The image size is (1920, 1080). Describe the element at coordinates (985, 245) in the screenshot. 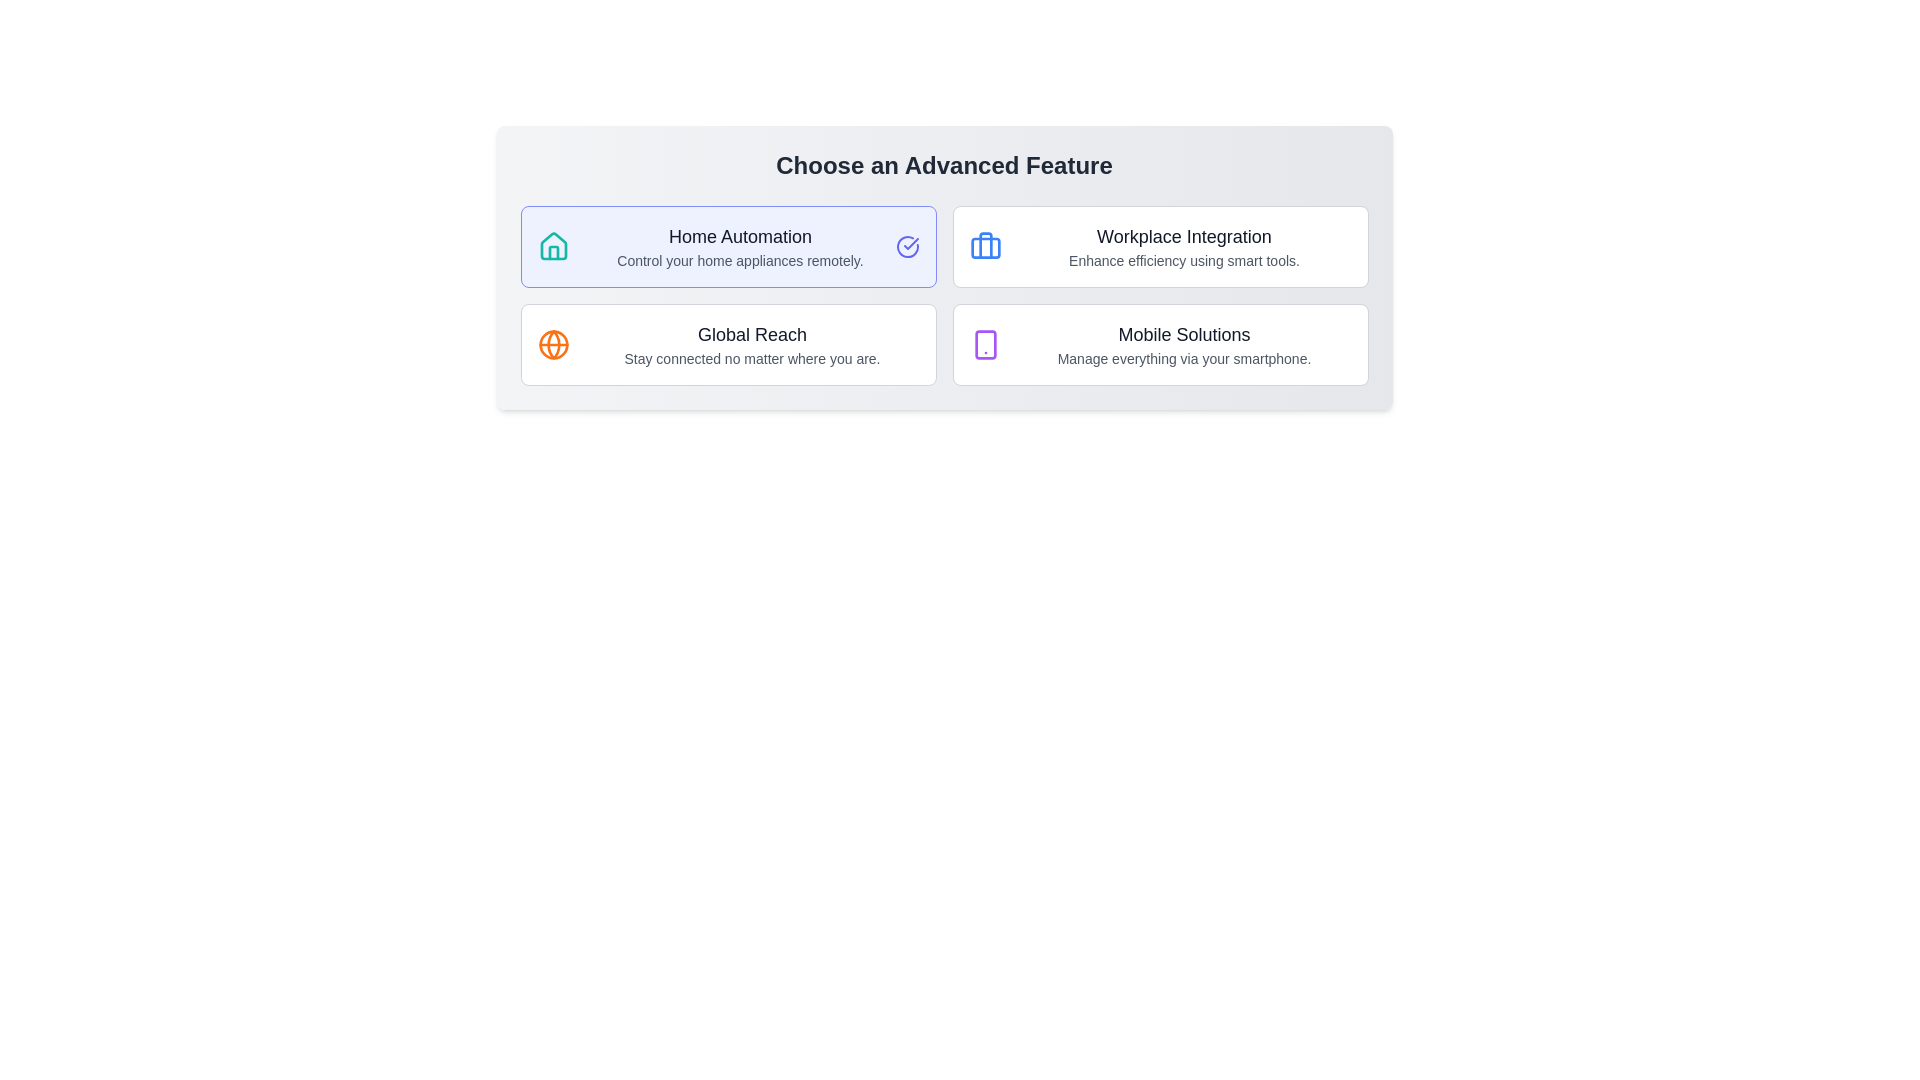

I see `the Workplace Integration icon located at the top-left corner of the card labeled 'Workplace Integration'` at that location.